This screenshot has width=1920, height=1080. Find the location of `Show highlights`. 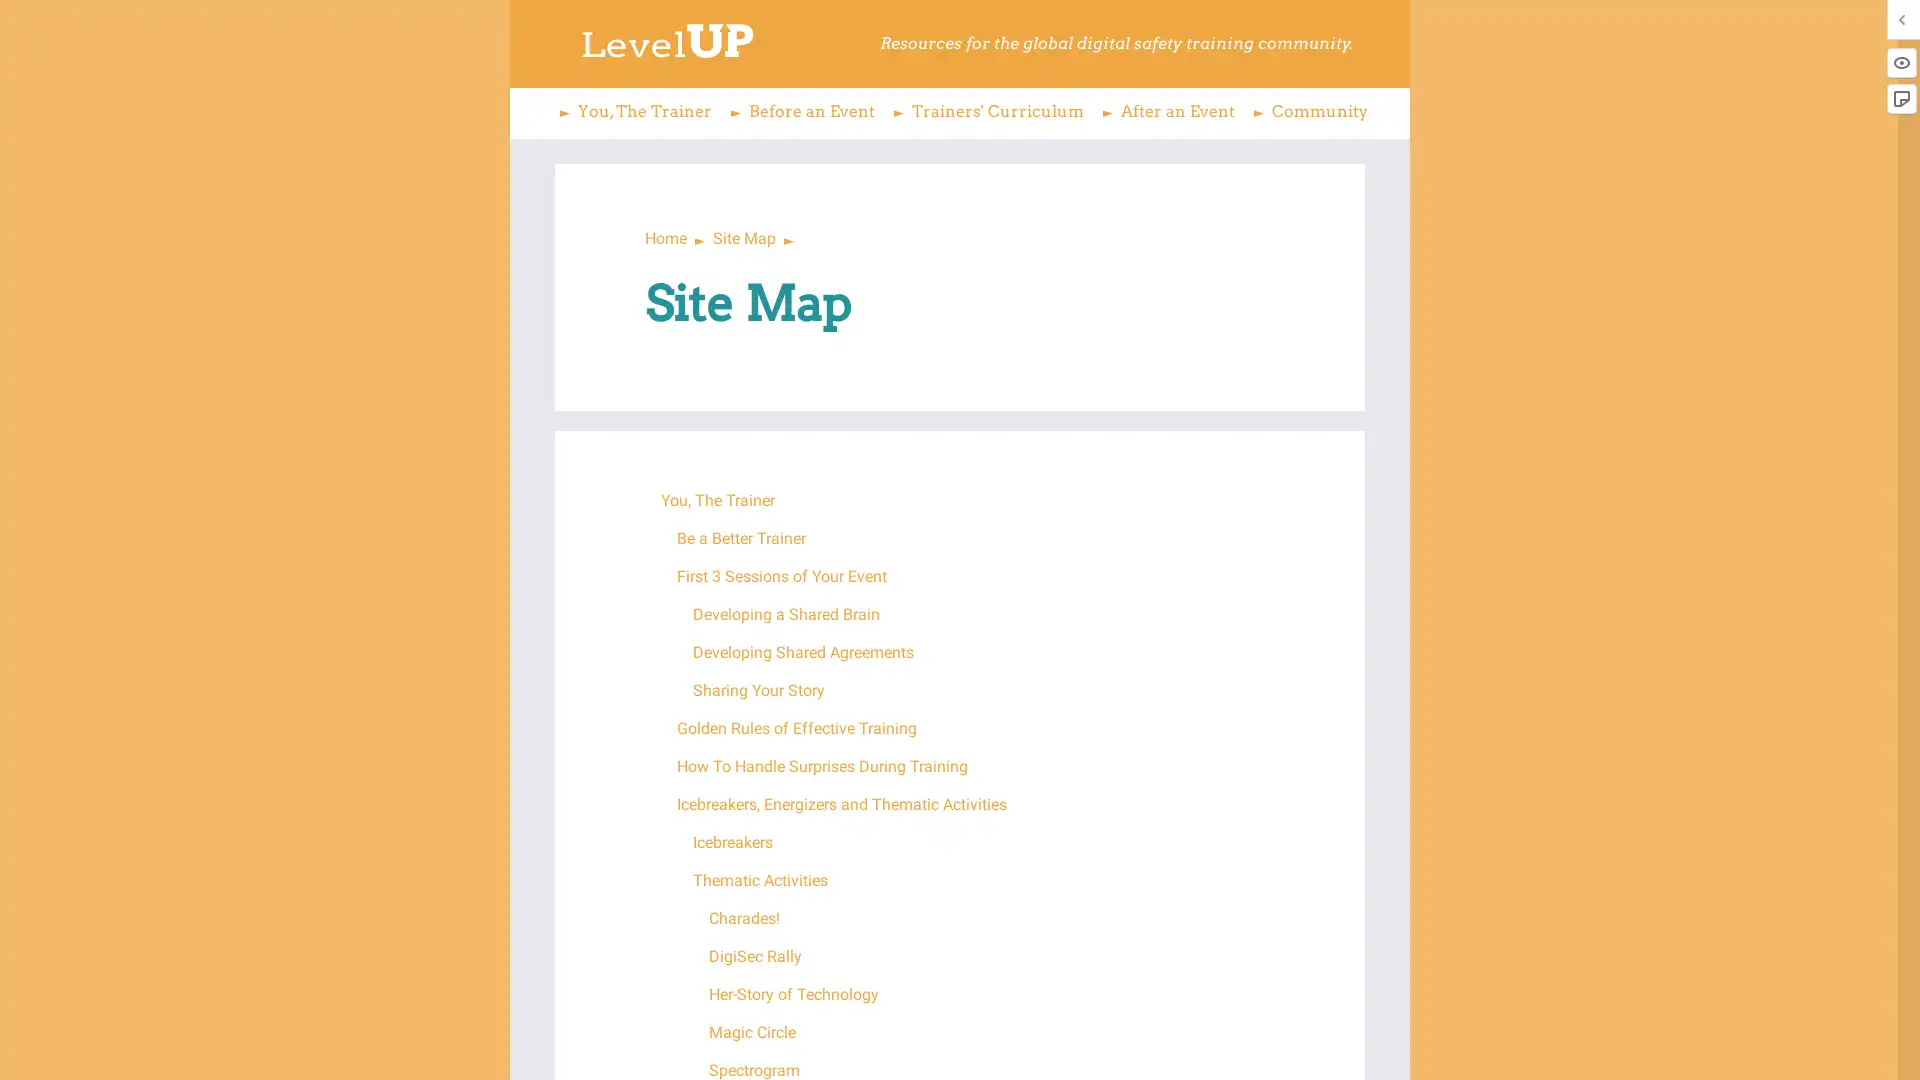

Show highlights is located at coordinates (1900, 61).